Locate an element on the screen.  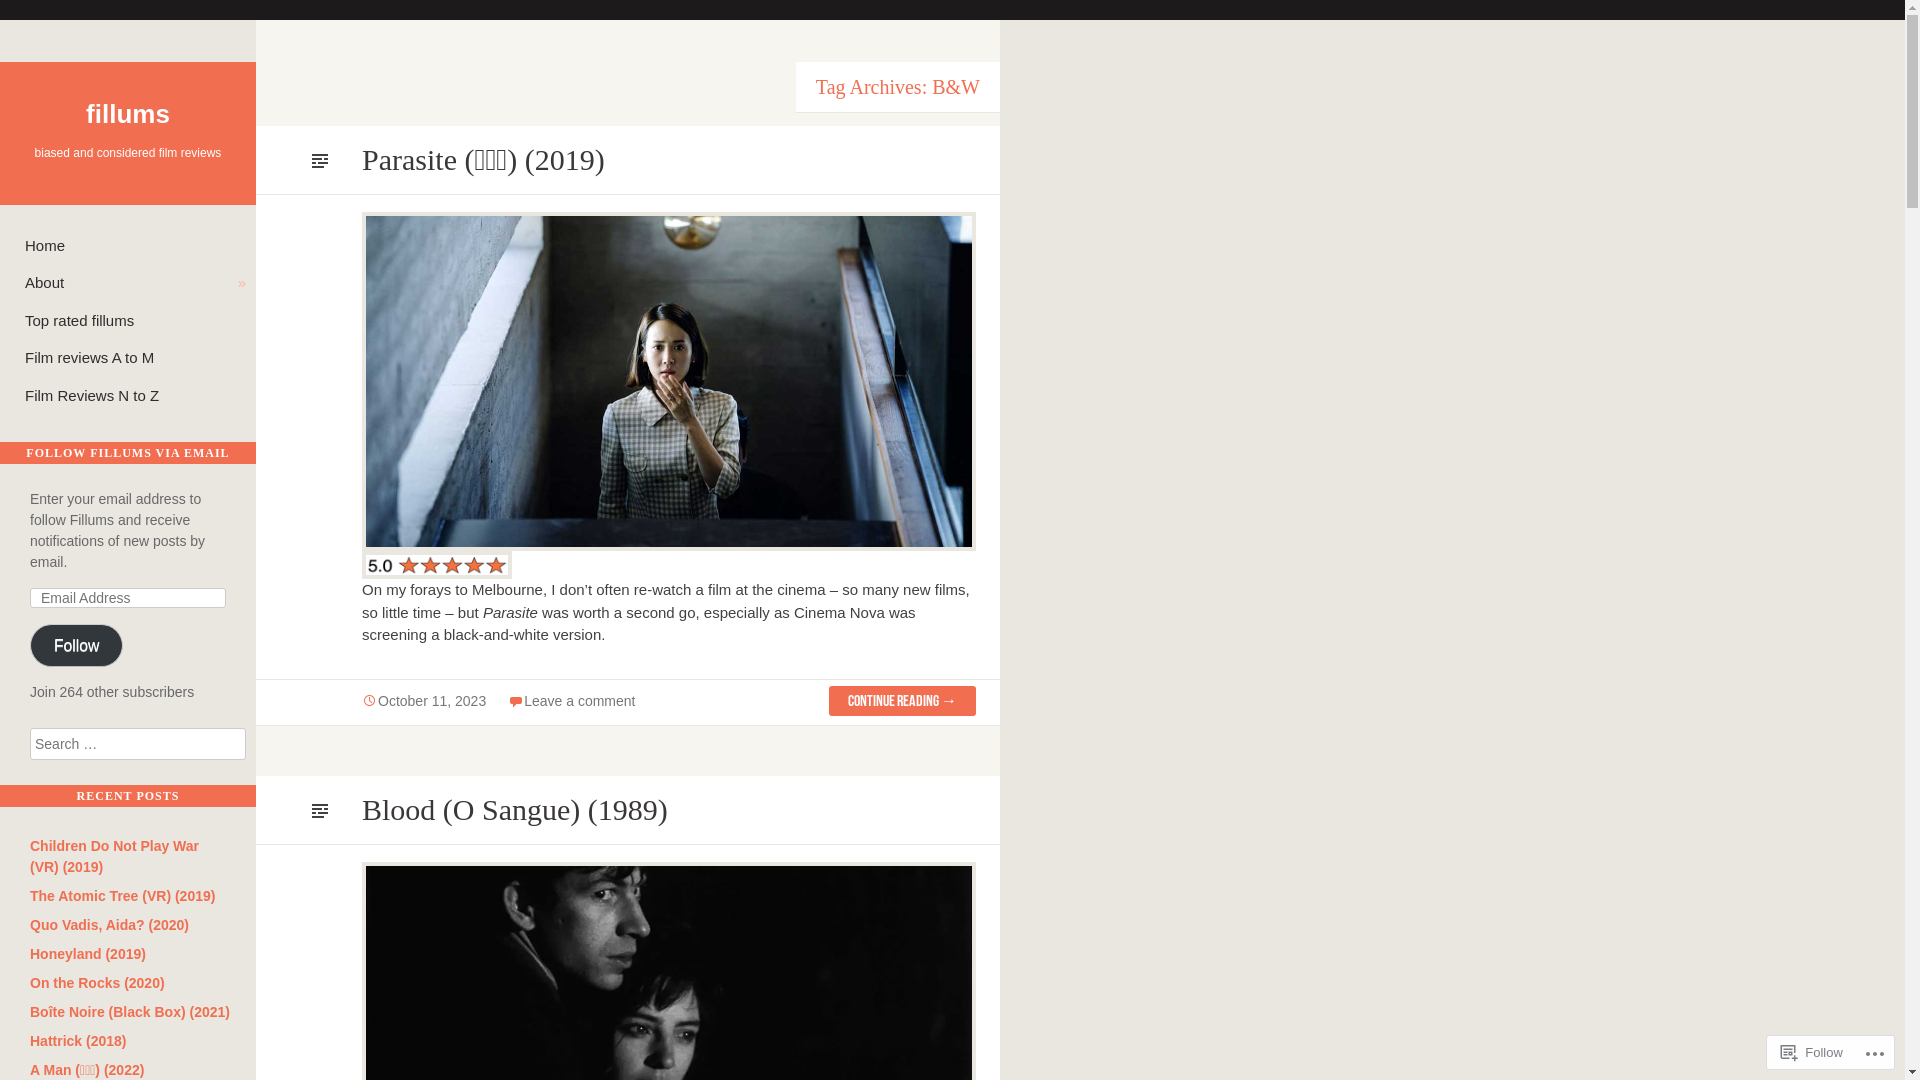
'Quo Vadis, Aida? (2020)' is located at coordinates (108, 925).